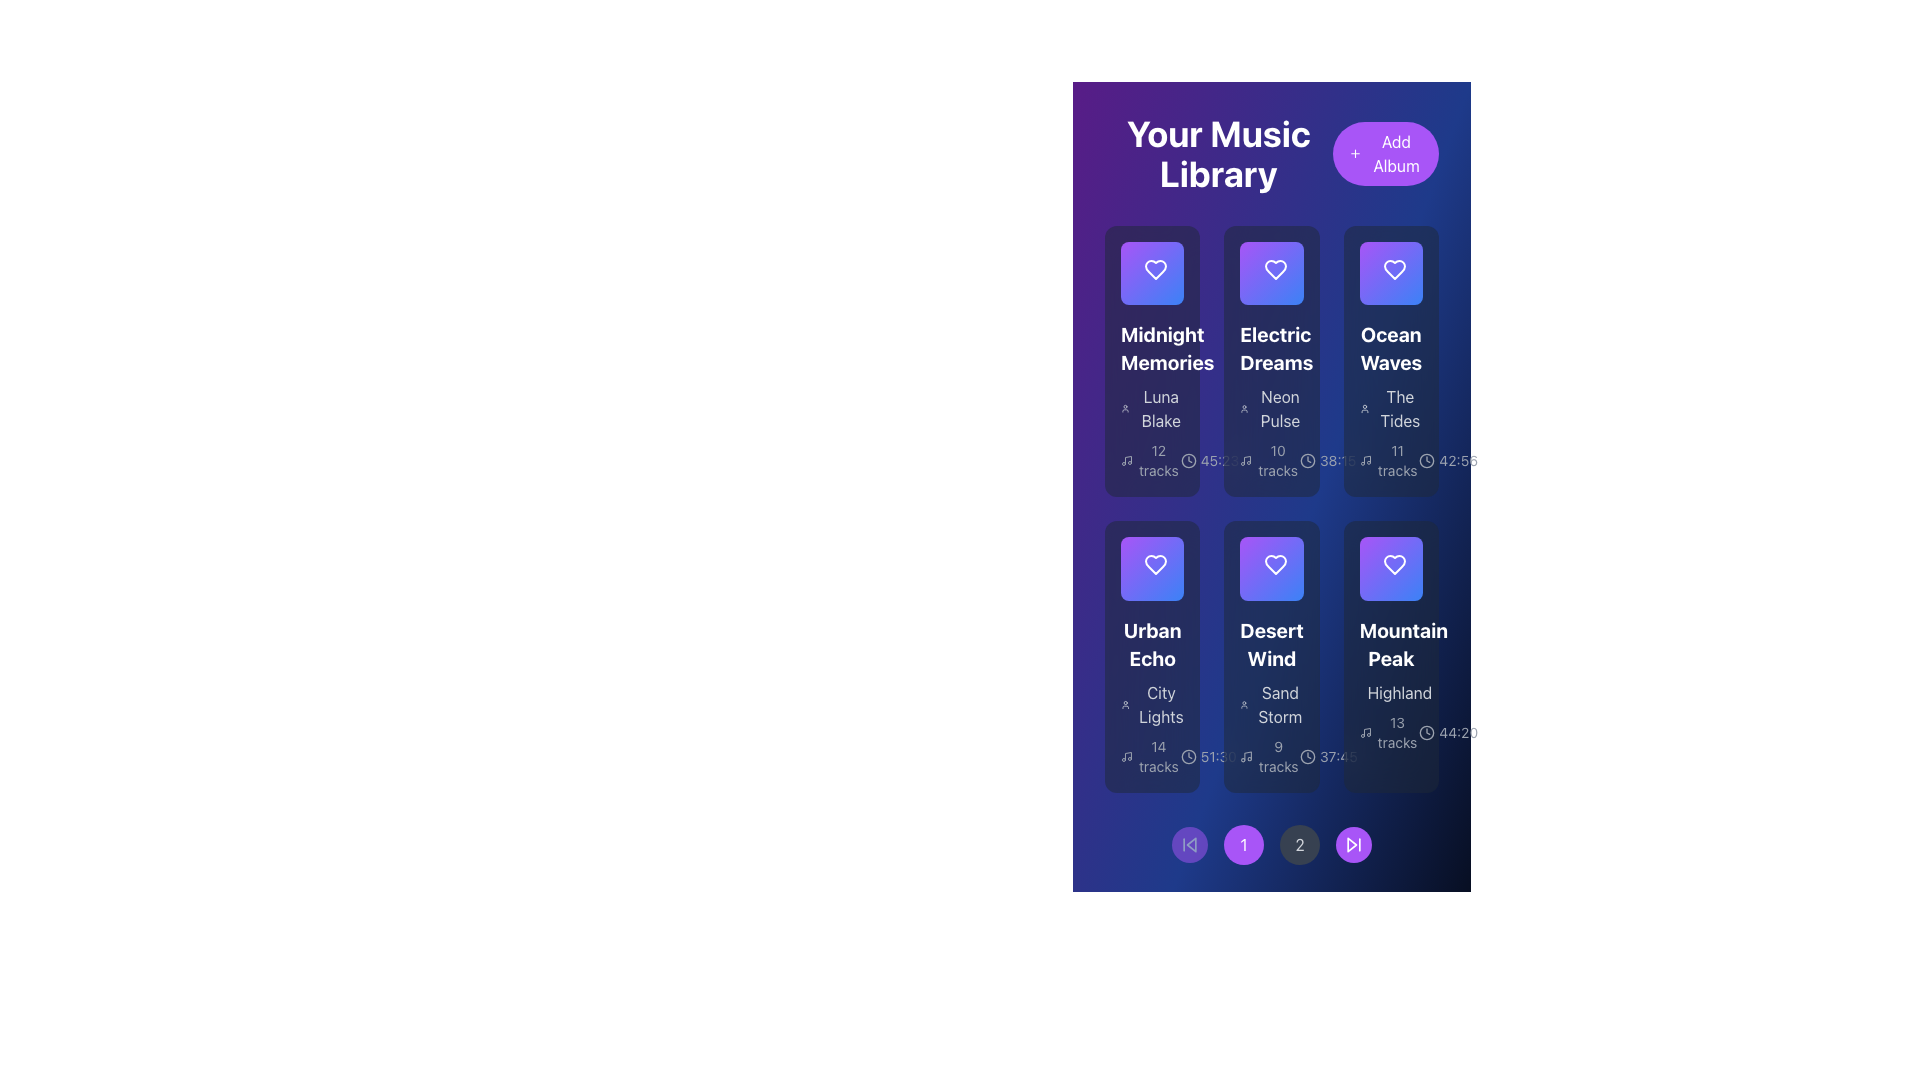 The image size is (1920, 1080). What do you see at coordinates (1156, 273) in the screenshot?
I see `the heart-shaped icon button at the top center of the first album card in 'Your Music Library'` at bounding box center [1156, 273].